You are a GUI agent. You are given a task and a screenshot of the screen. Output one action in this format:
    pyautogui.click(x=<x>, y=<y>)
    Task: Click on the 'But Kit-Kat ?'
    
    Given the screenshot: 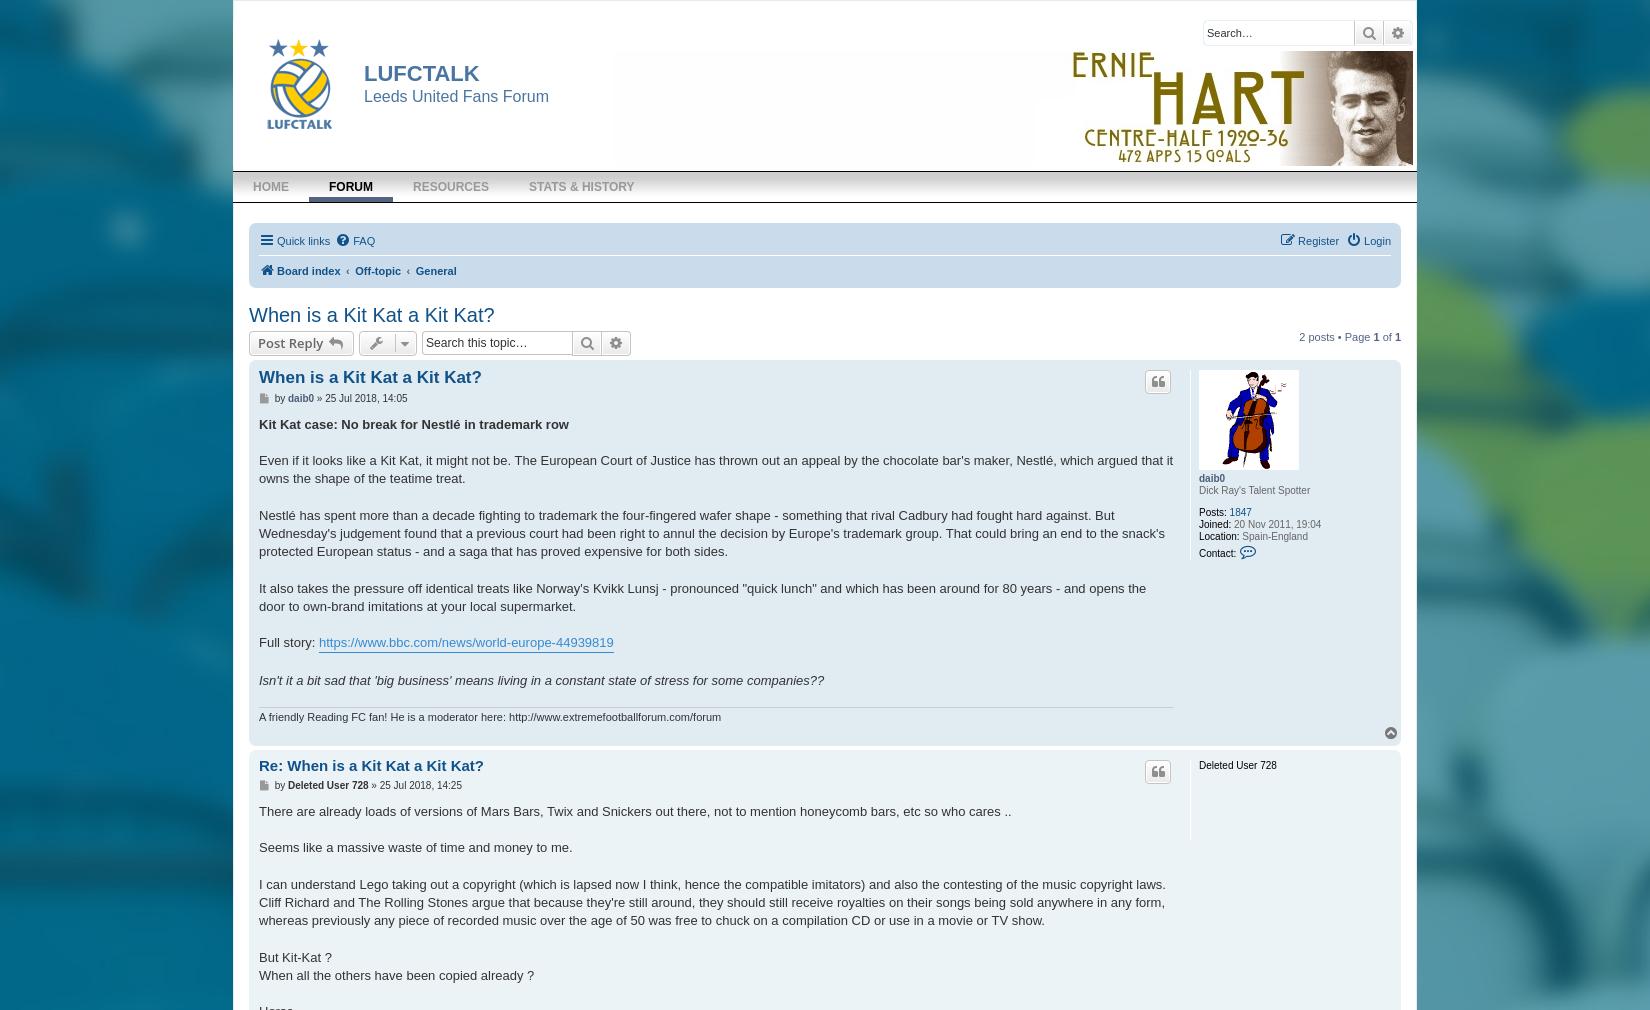 What is the action you would take?
    pyautogui.click(x=295, y=956)
    